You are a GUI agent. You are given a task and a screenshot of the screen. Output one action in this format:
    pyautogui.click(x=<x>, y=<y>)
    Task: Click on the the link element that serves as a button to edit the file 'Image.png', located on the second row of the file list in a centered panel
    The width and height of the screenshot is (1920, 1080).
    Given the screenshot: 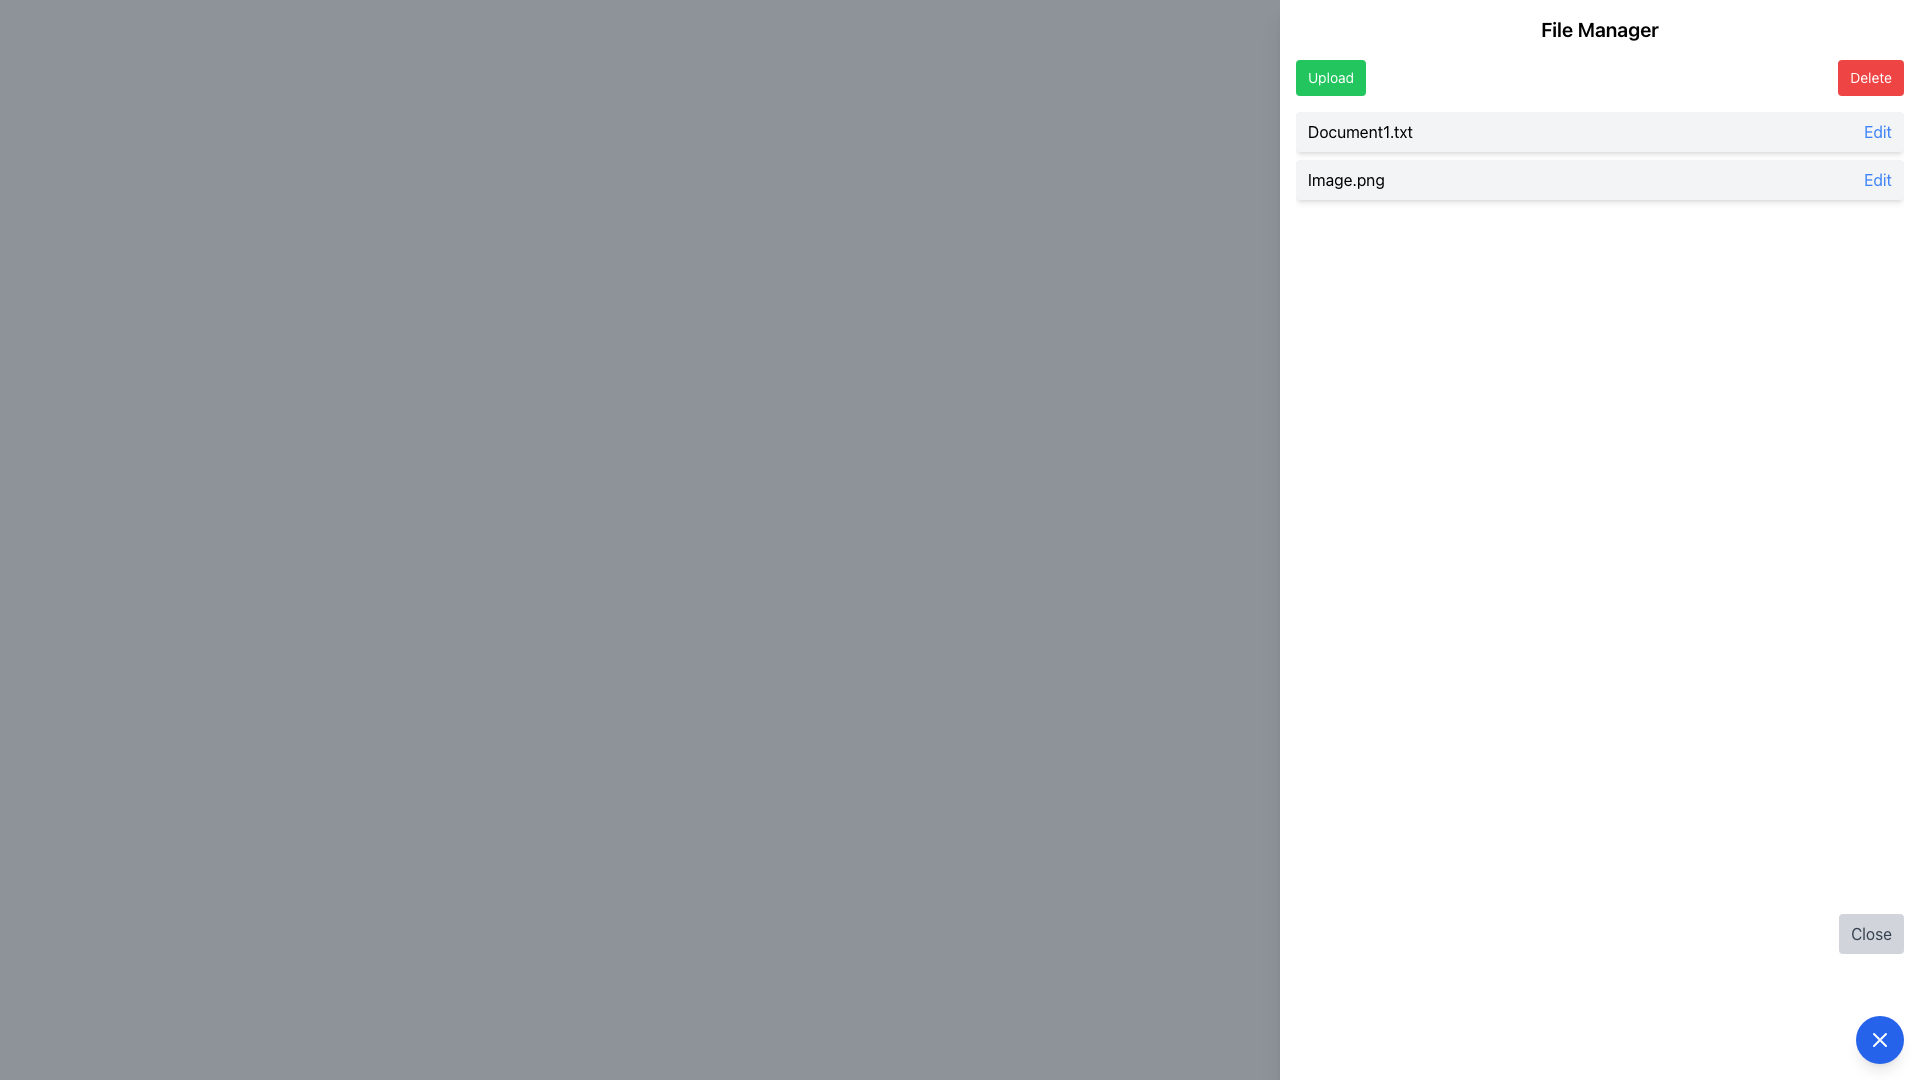 What is the action you would take?
    pyautogui.click(x=1877, y=180)
    